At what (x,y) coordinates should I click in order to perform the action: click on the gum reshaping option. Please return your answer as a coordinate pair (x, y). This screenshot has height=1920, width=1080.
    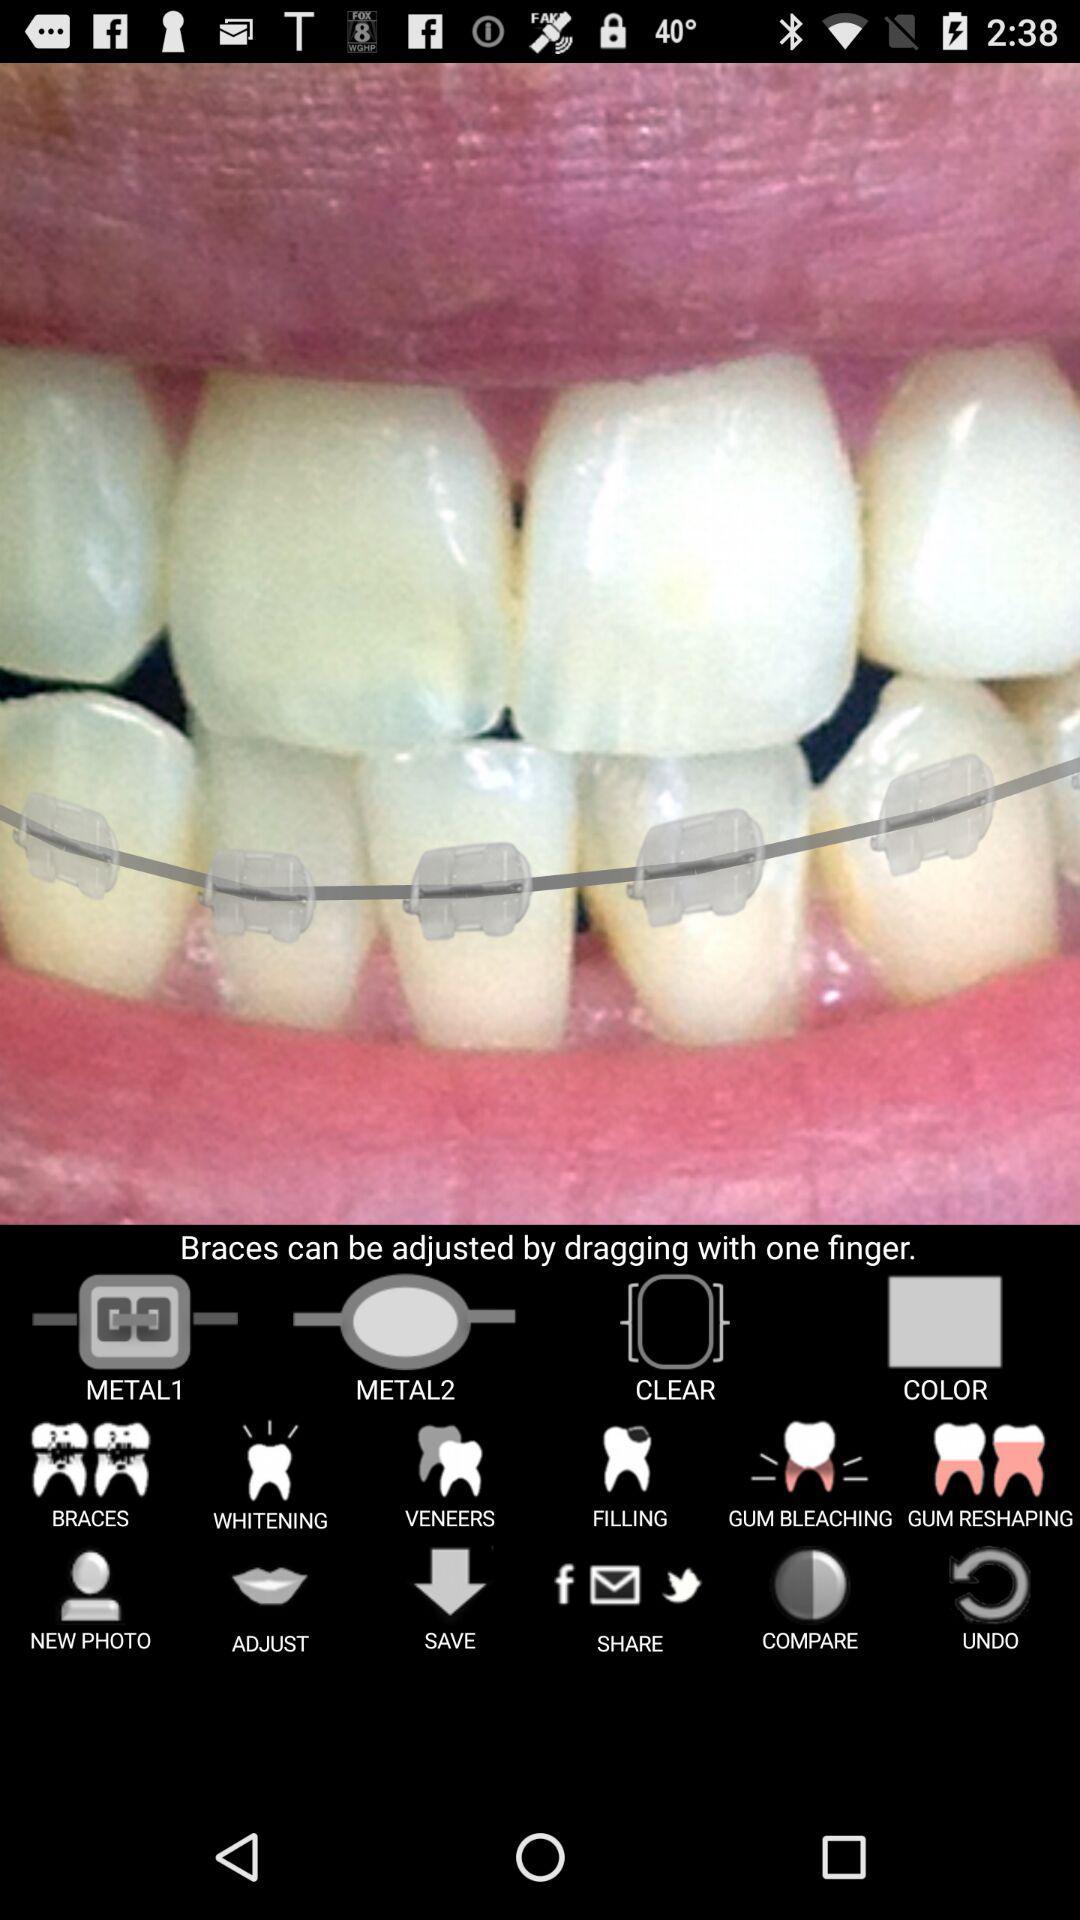
    Looking at the image, I should click on (990, 1474).